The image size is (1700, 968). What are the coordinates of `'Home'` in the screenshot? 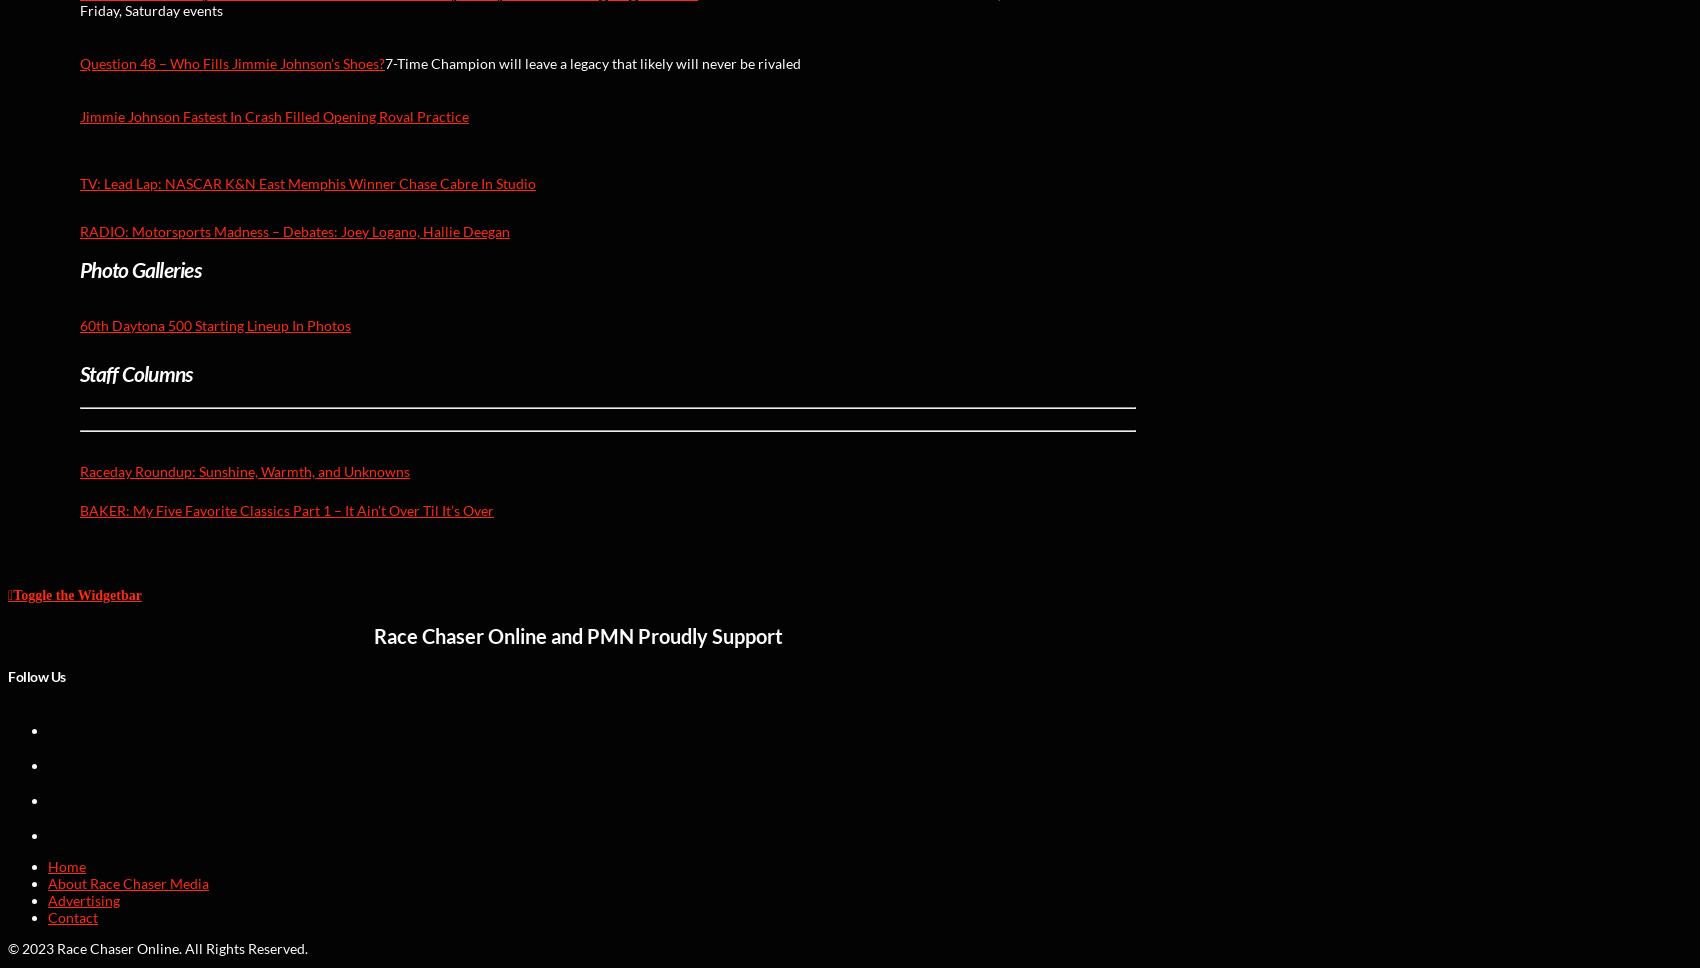 It's located at (66, 864).